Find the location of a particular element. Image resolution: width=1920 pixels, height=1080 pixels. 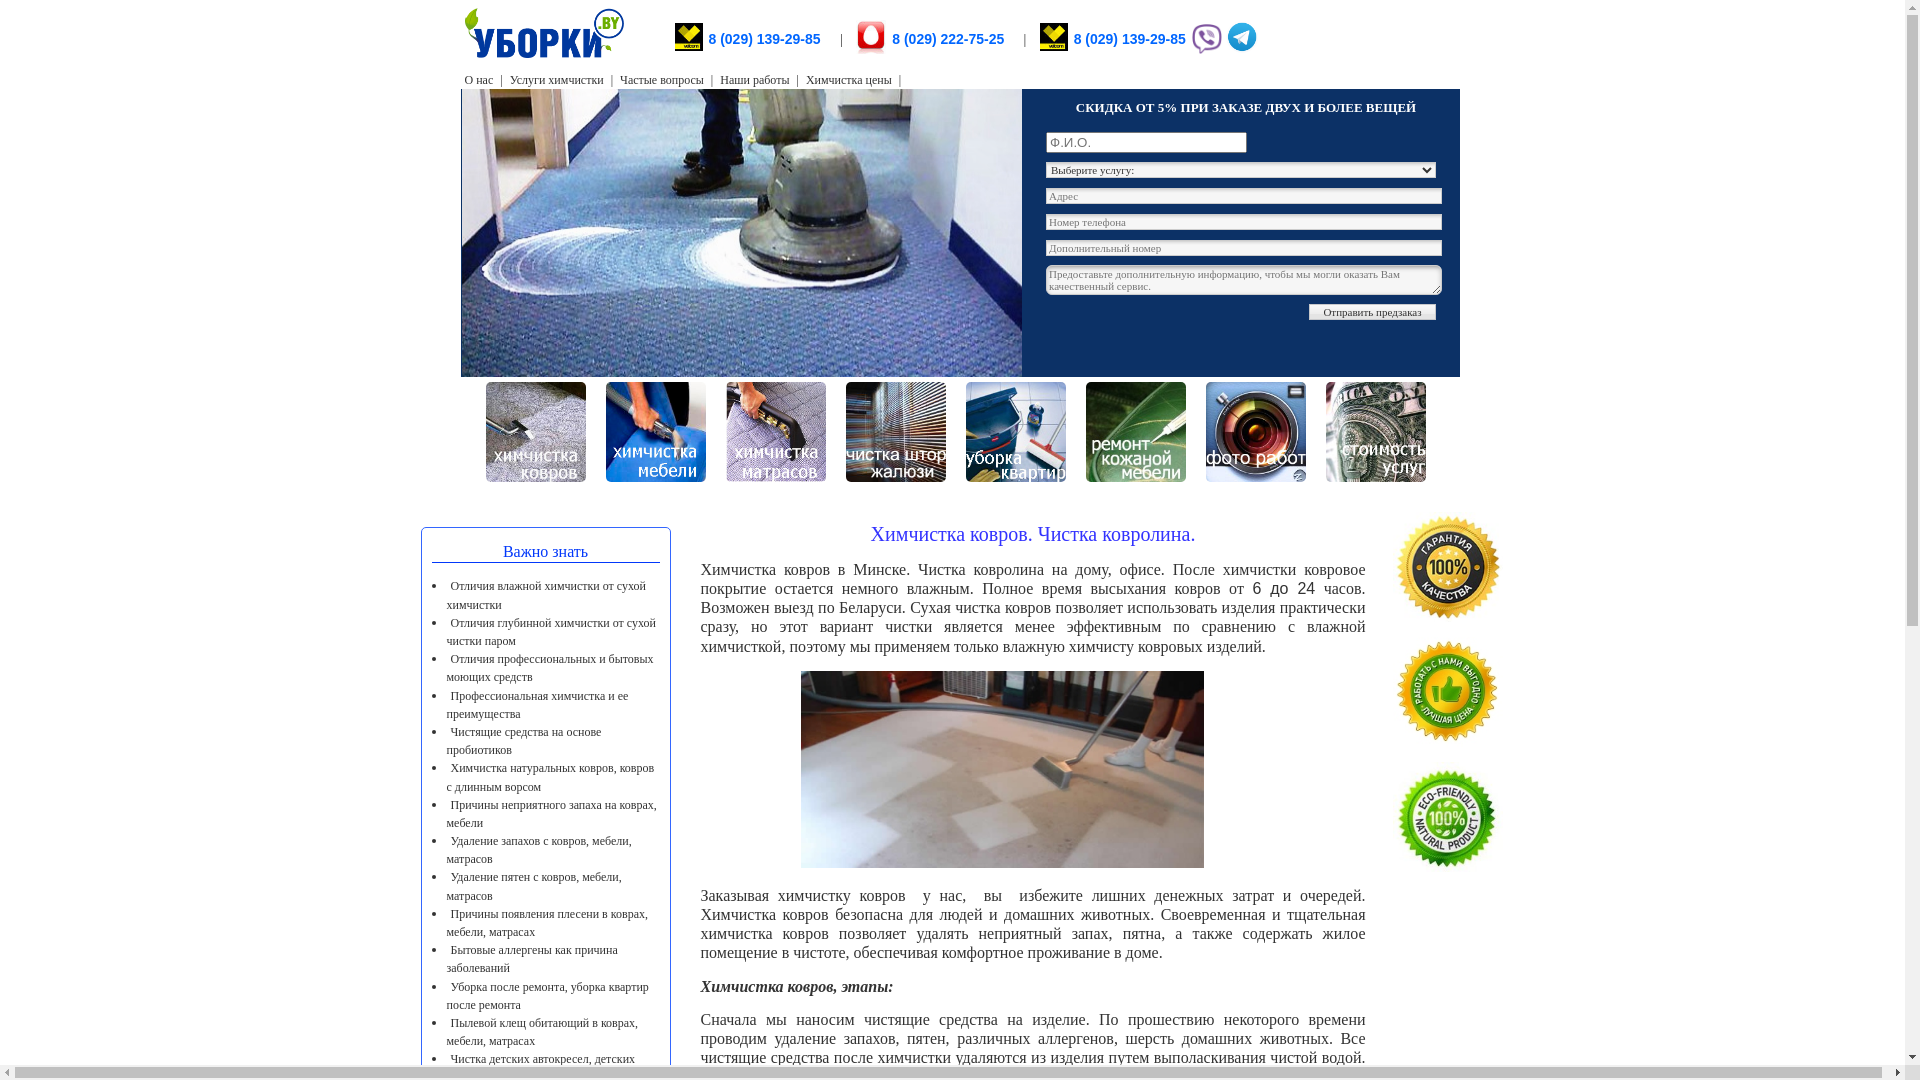

'8 (029) 139-29-85' is located at coordinates (1053, 37).